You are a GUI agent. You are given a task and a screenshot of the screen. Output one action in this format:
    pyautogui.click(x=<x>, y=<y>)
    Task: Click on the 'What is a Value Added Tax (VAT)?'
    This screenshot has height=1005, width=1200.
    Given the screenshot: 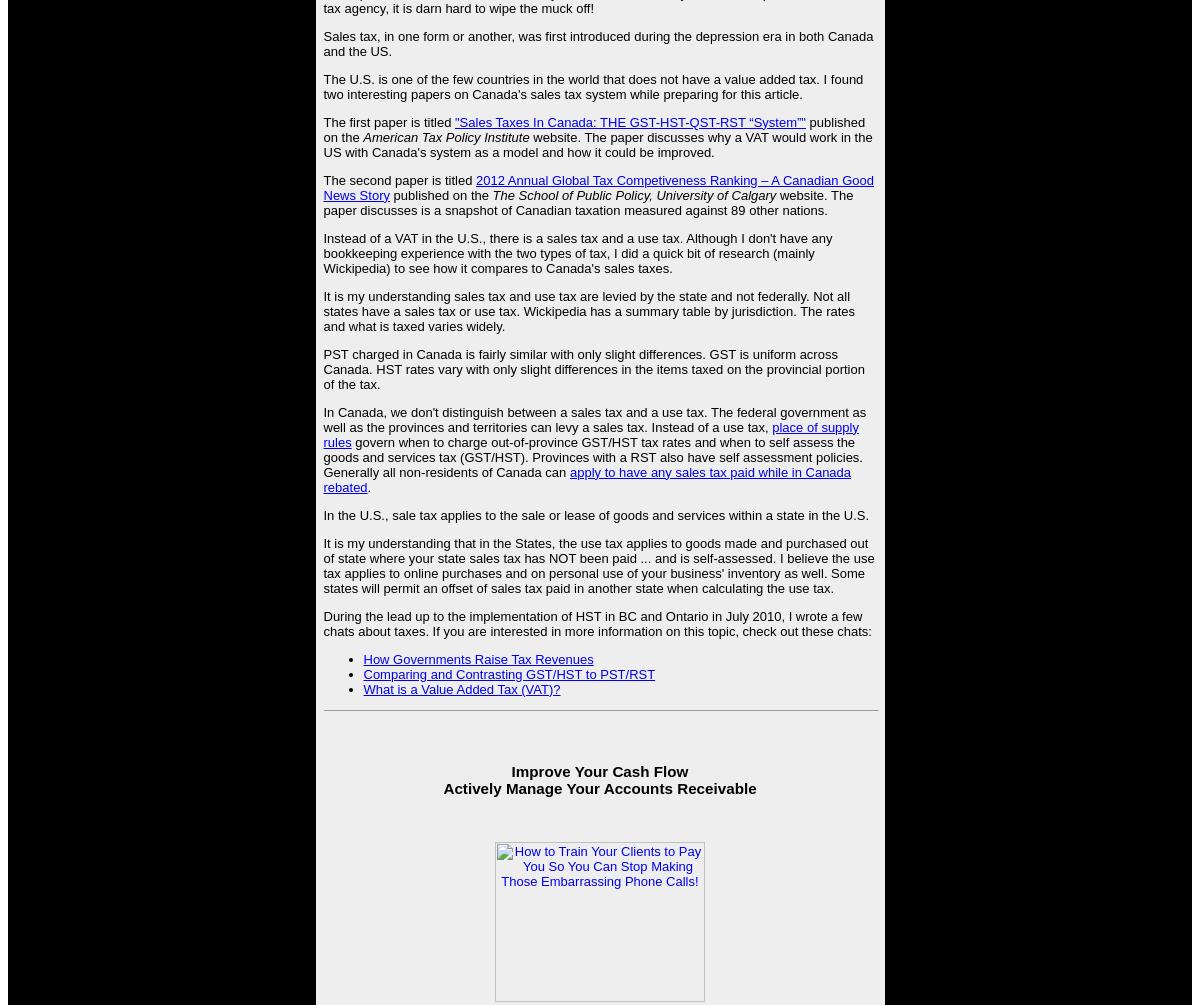 What is the action you would take?
    pyautogui.click(x=460, y=688)
    